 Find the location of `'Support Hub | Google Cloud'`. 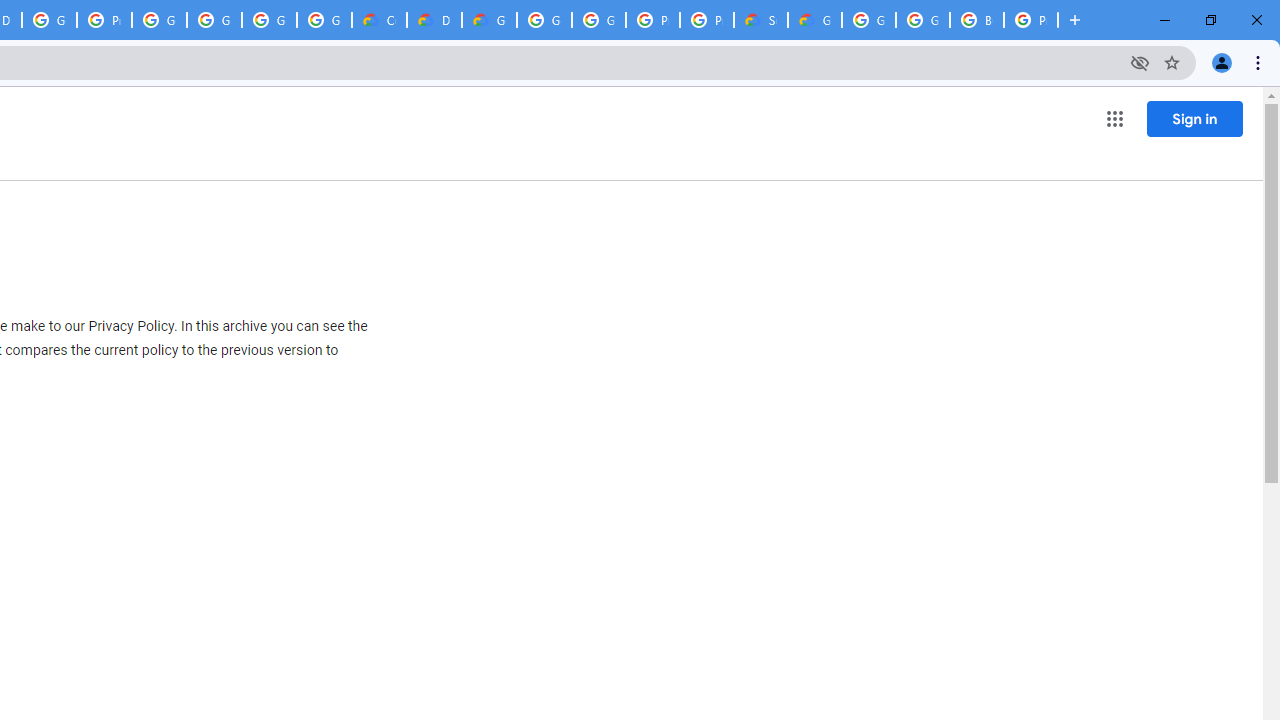

'Support Hub | Google Cloud' is located at coordinates (759, 20).